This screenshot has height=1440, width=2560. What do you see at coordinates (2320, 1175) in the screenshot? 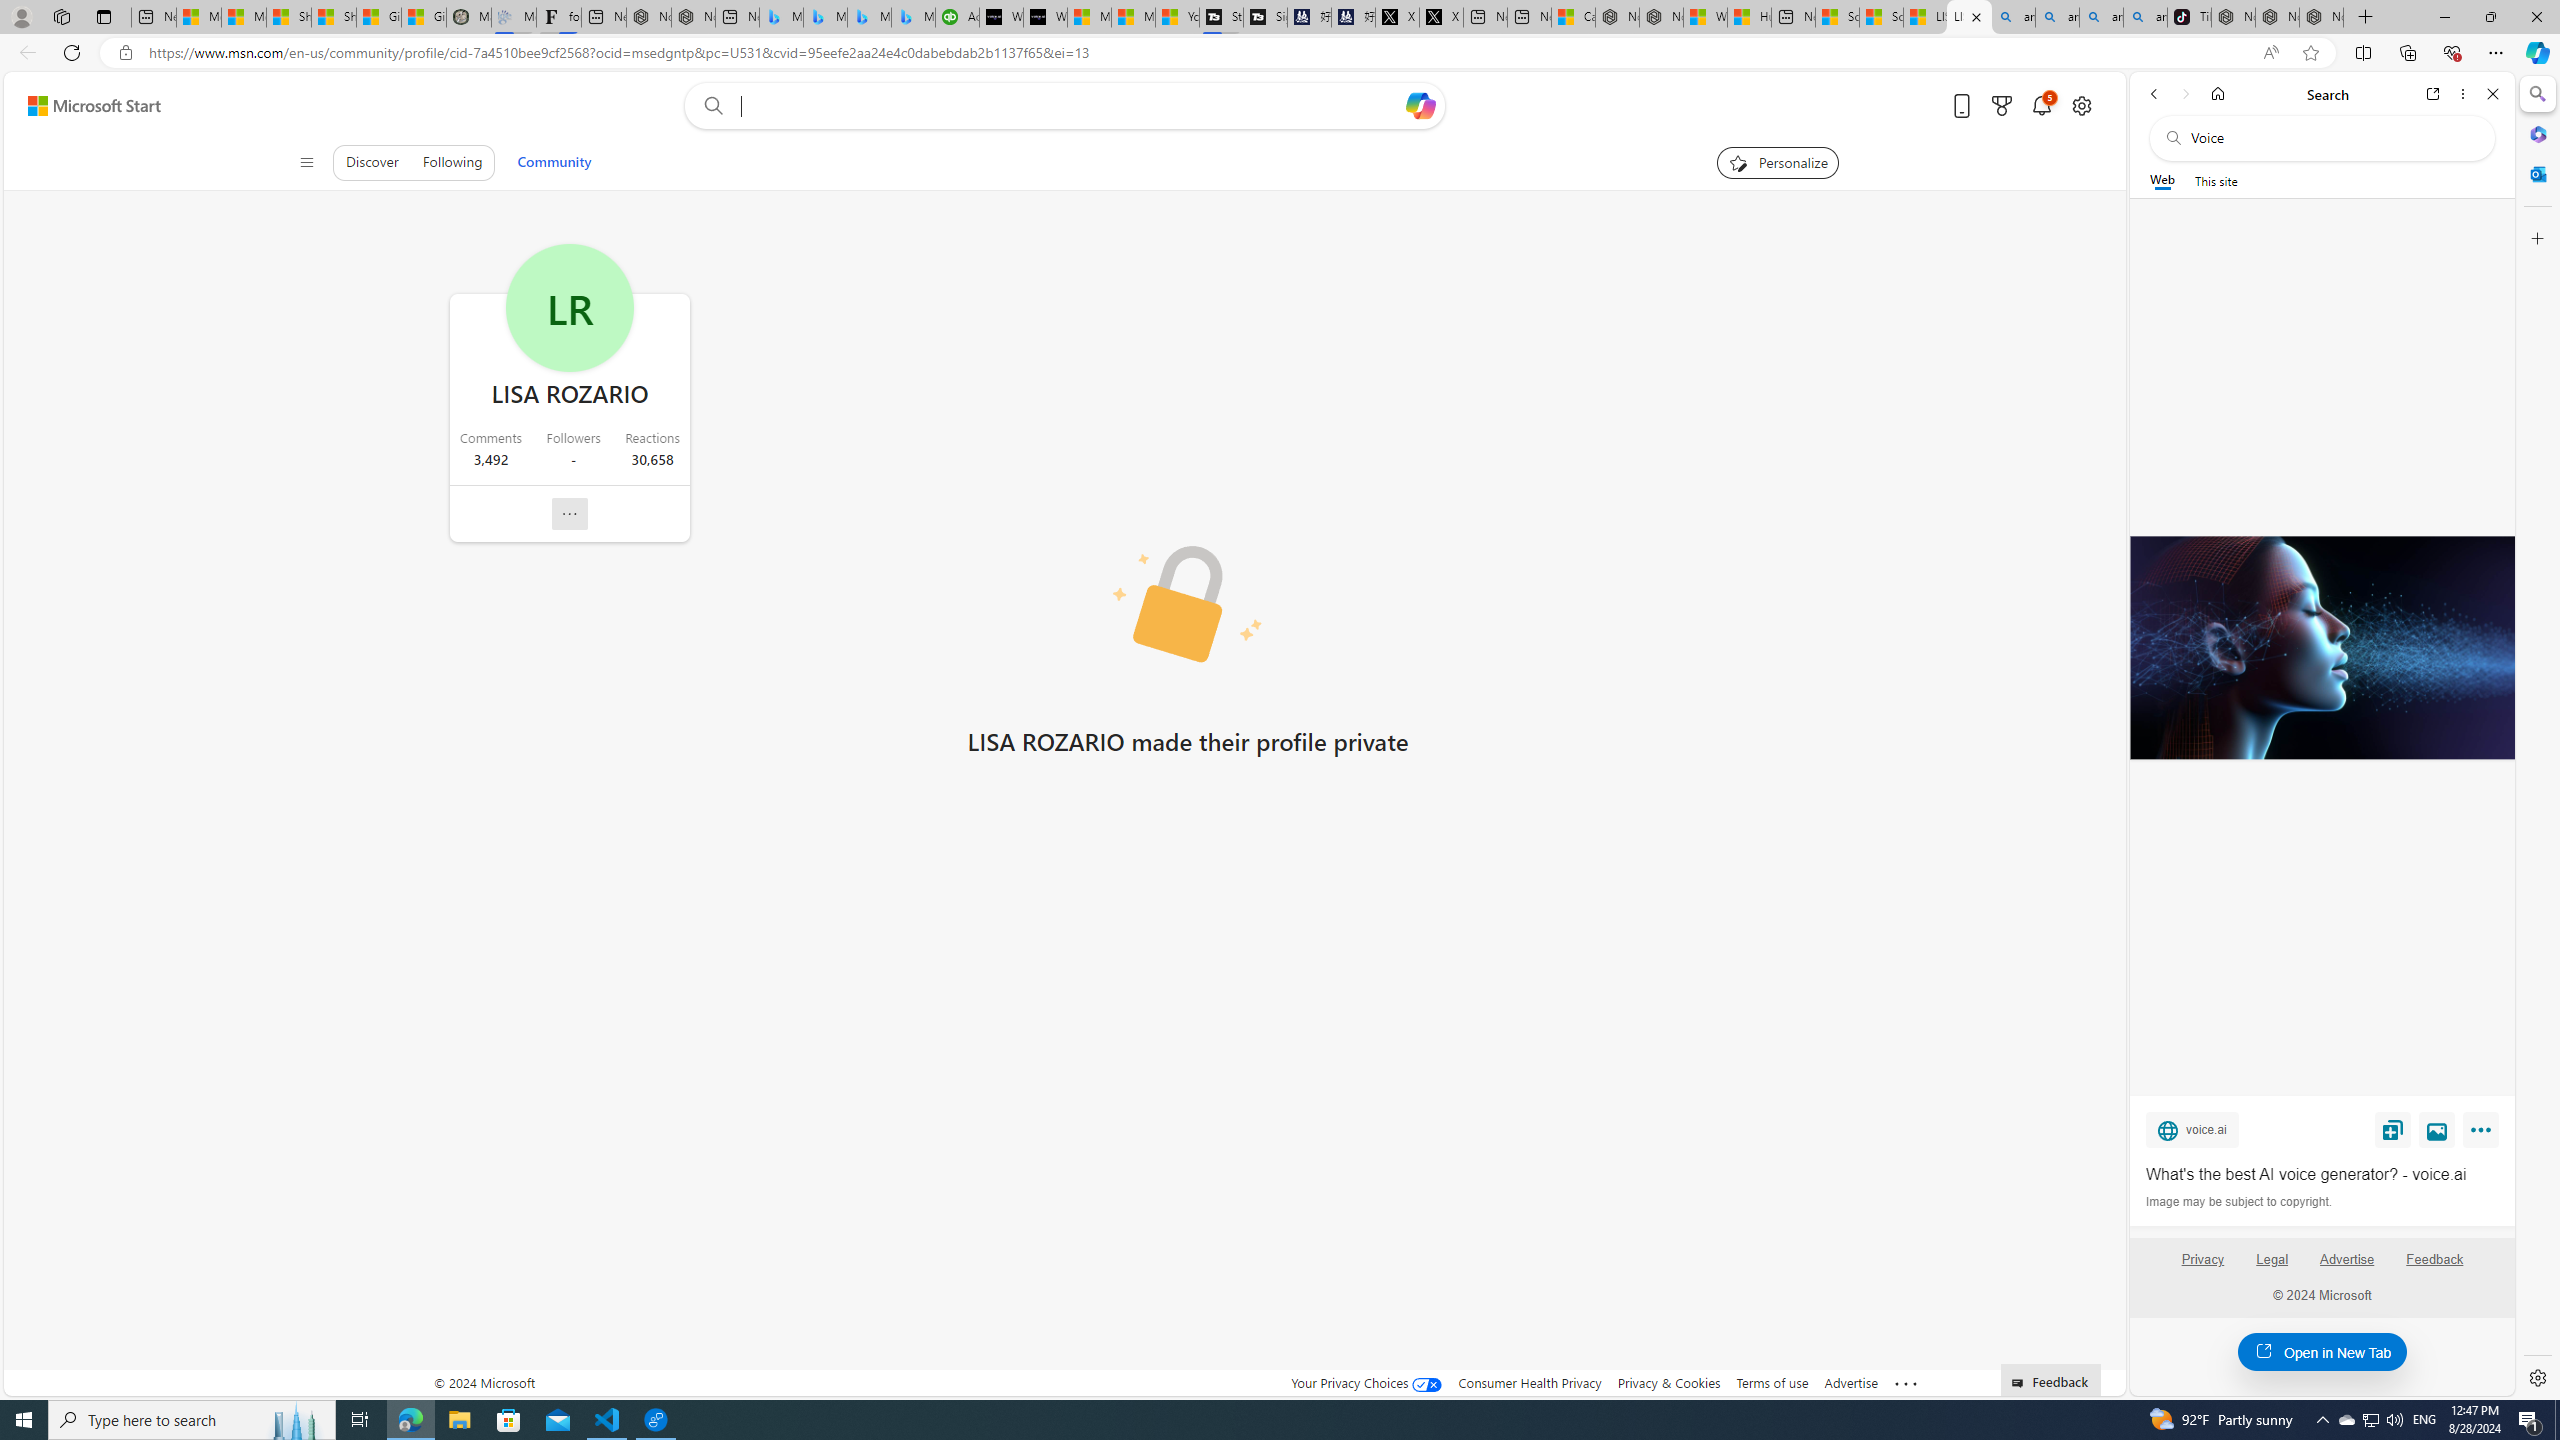
I see `'What'` at bounding box center [2320, 1175].